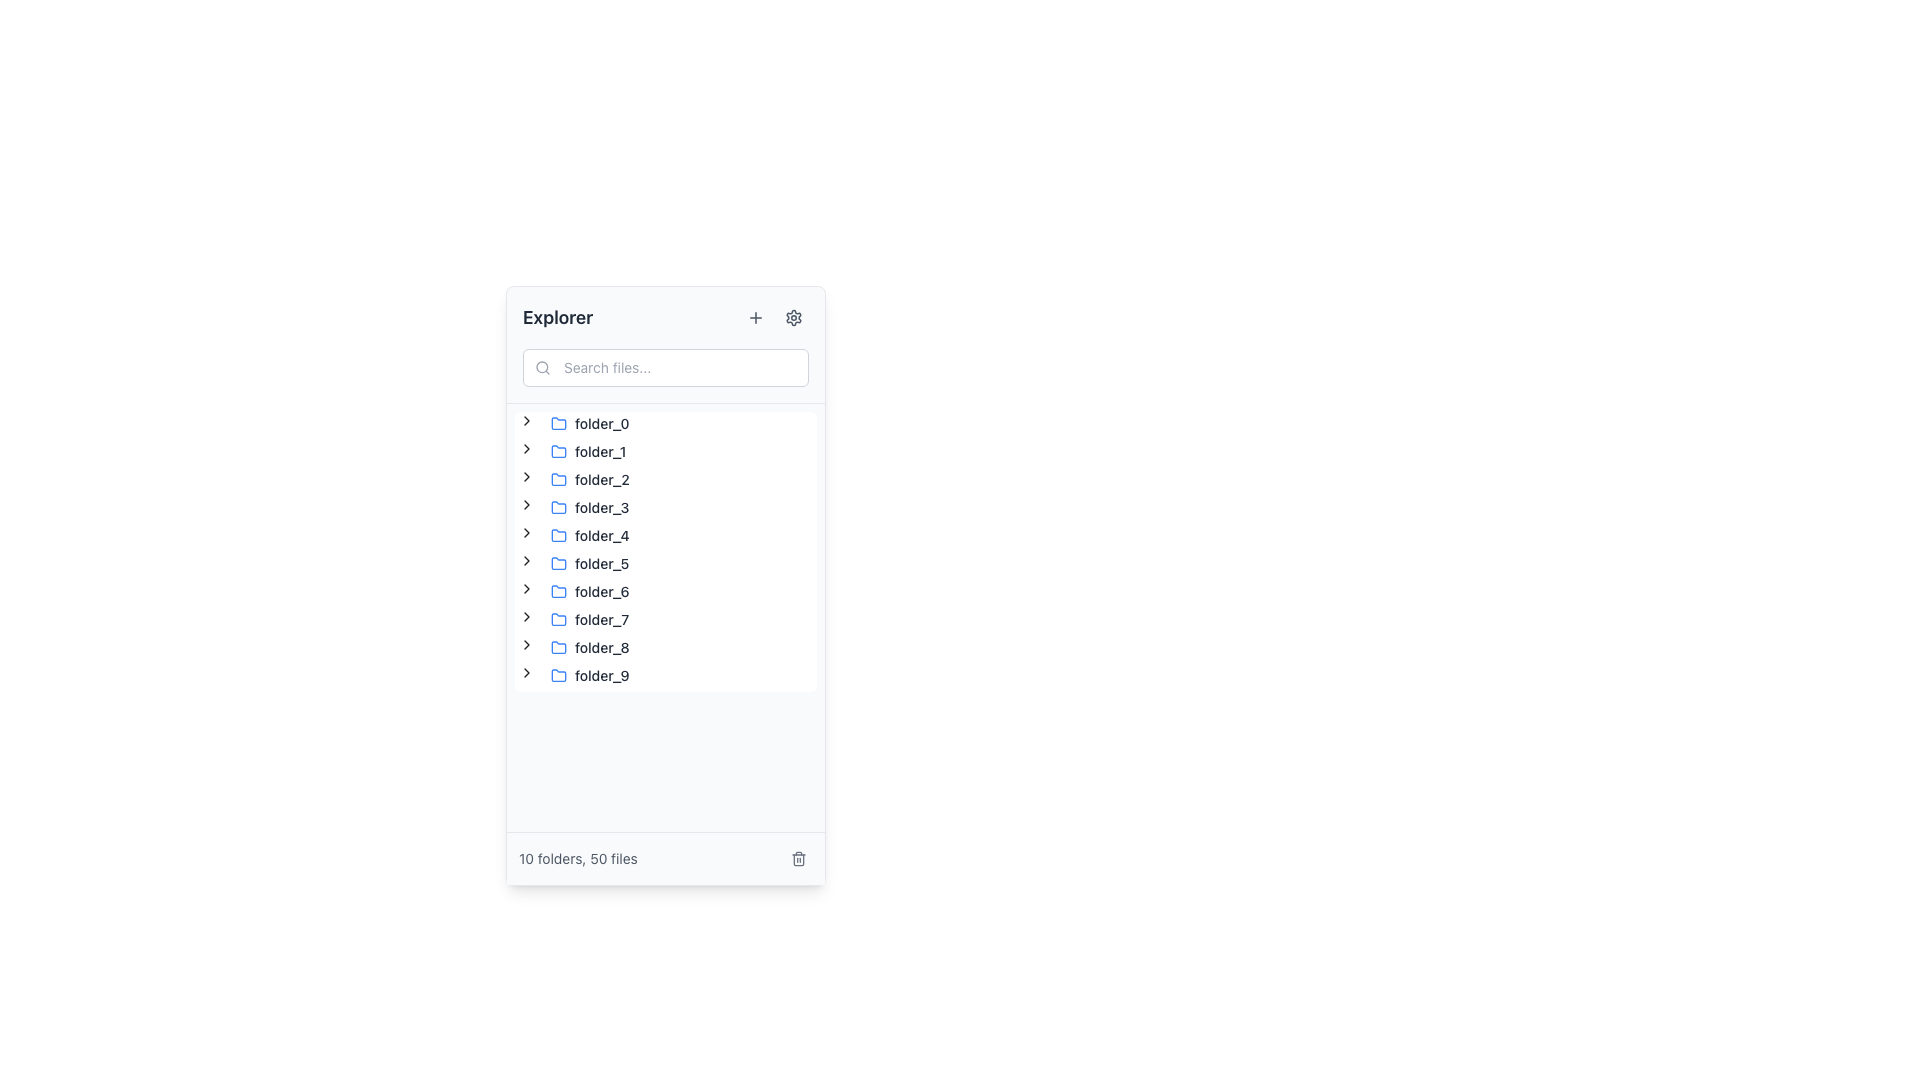 This screenshot has width=1920, height=1080. Describe the element at coordinates (600, 590) in the screenshot. I see `the label representing the folder named 'folder_6'` at that location.